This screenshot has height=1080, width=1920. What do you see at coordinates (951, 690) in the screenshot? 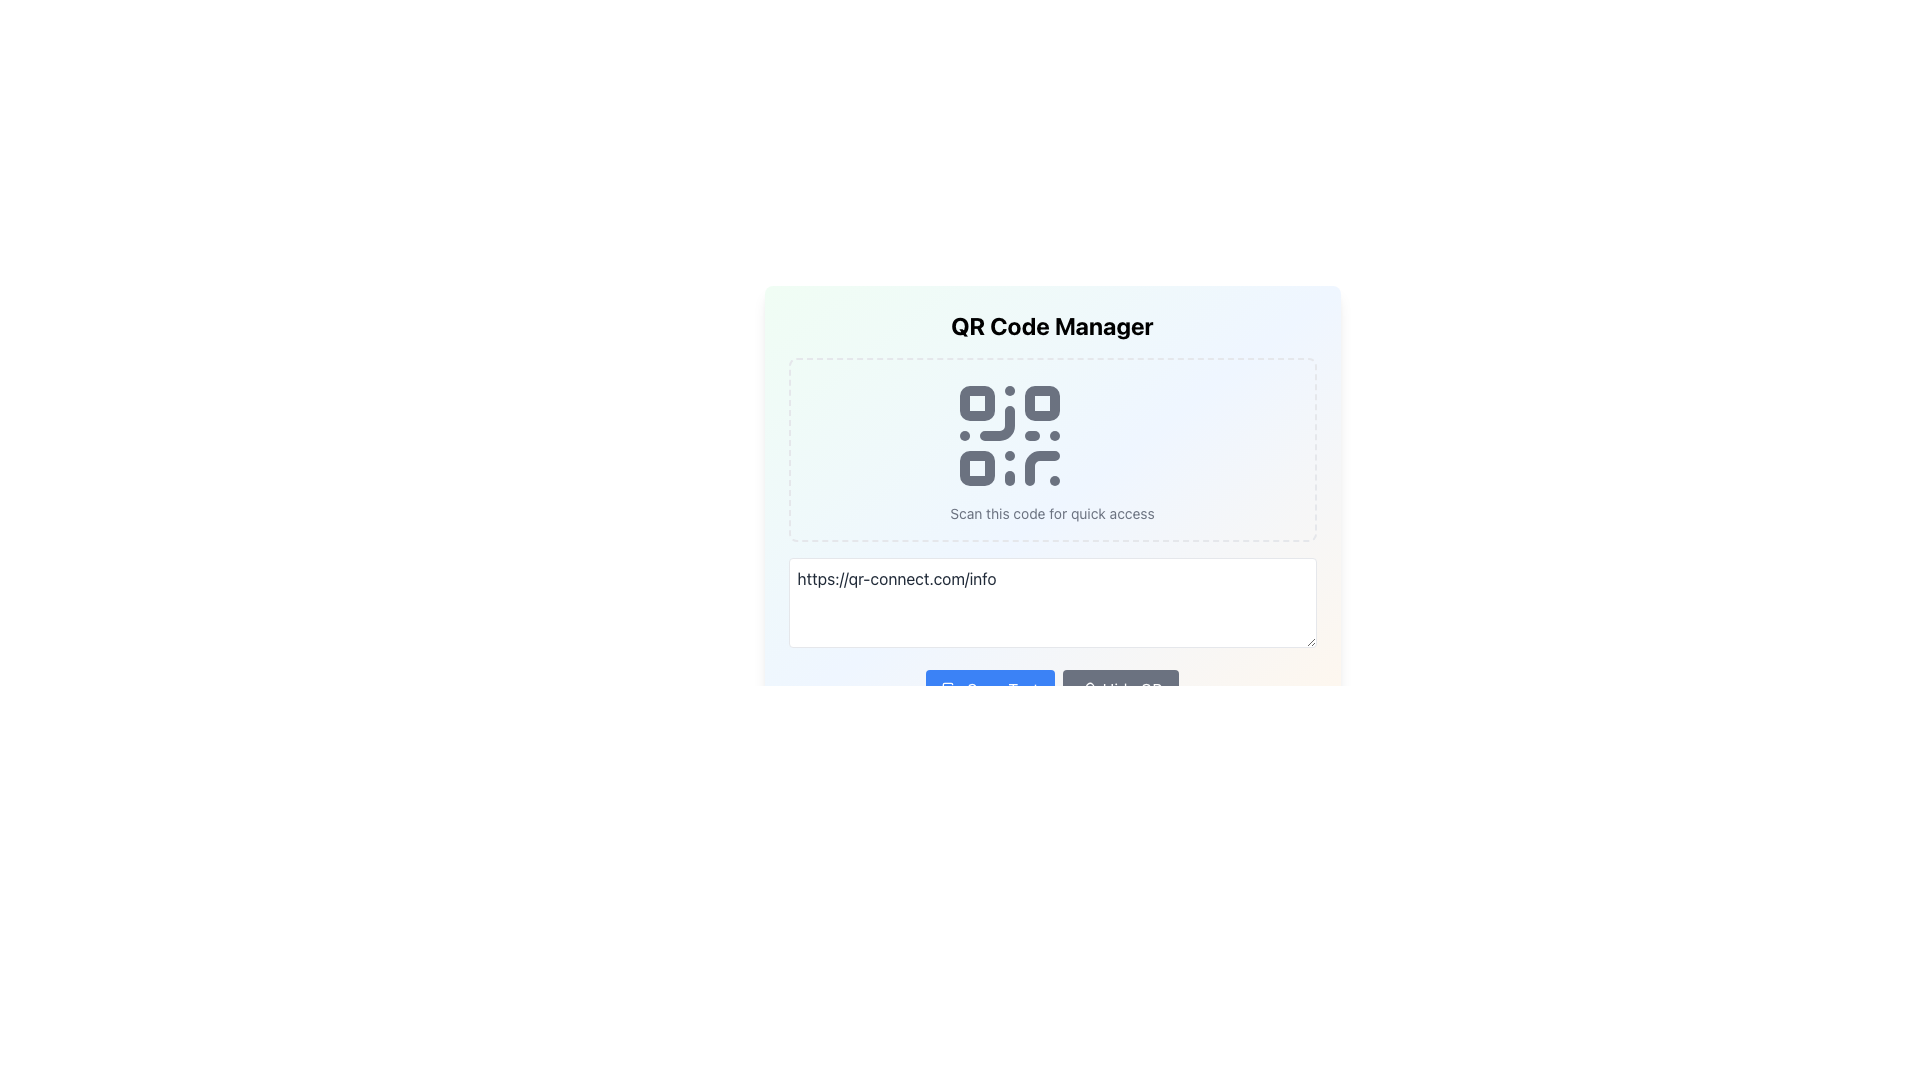
I see `the visual changes of the small rounded square graphical icon element within the SVG structure by hovering over it` at bounding box center [951, 690].